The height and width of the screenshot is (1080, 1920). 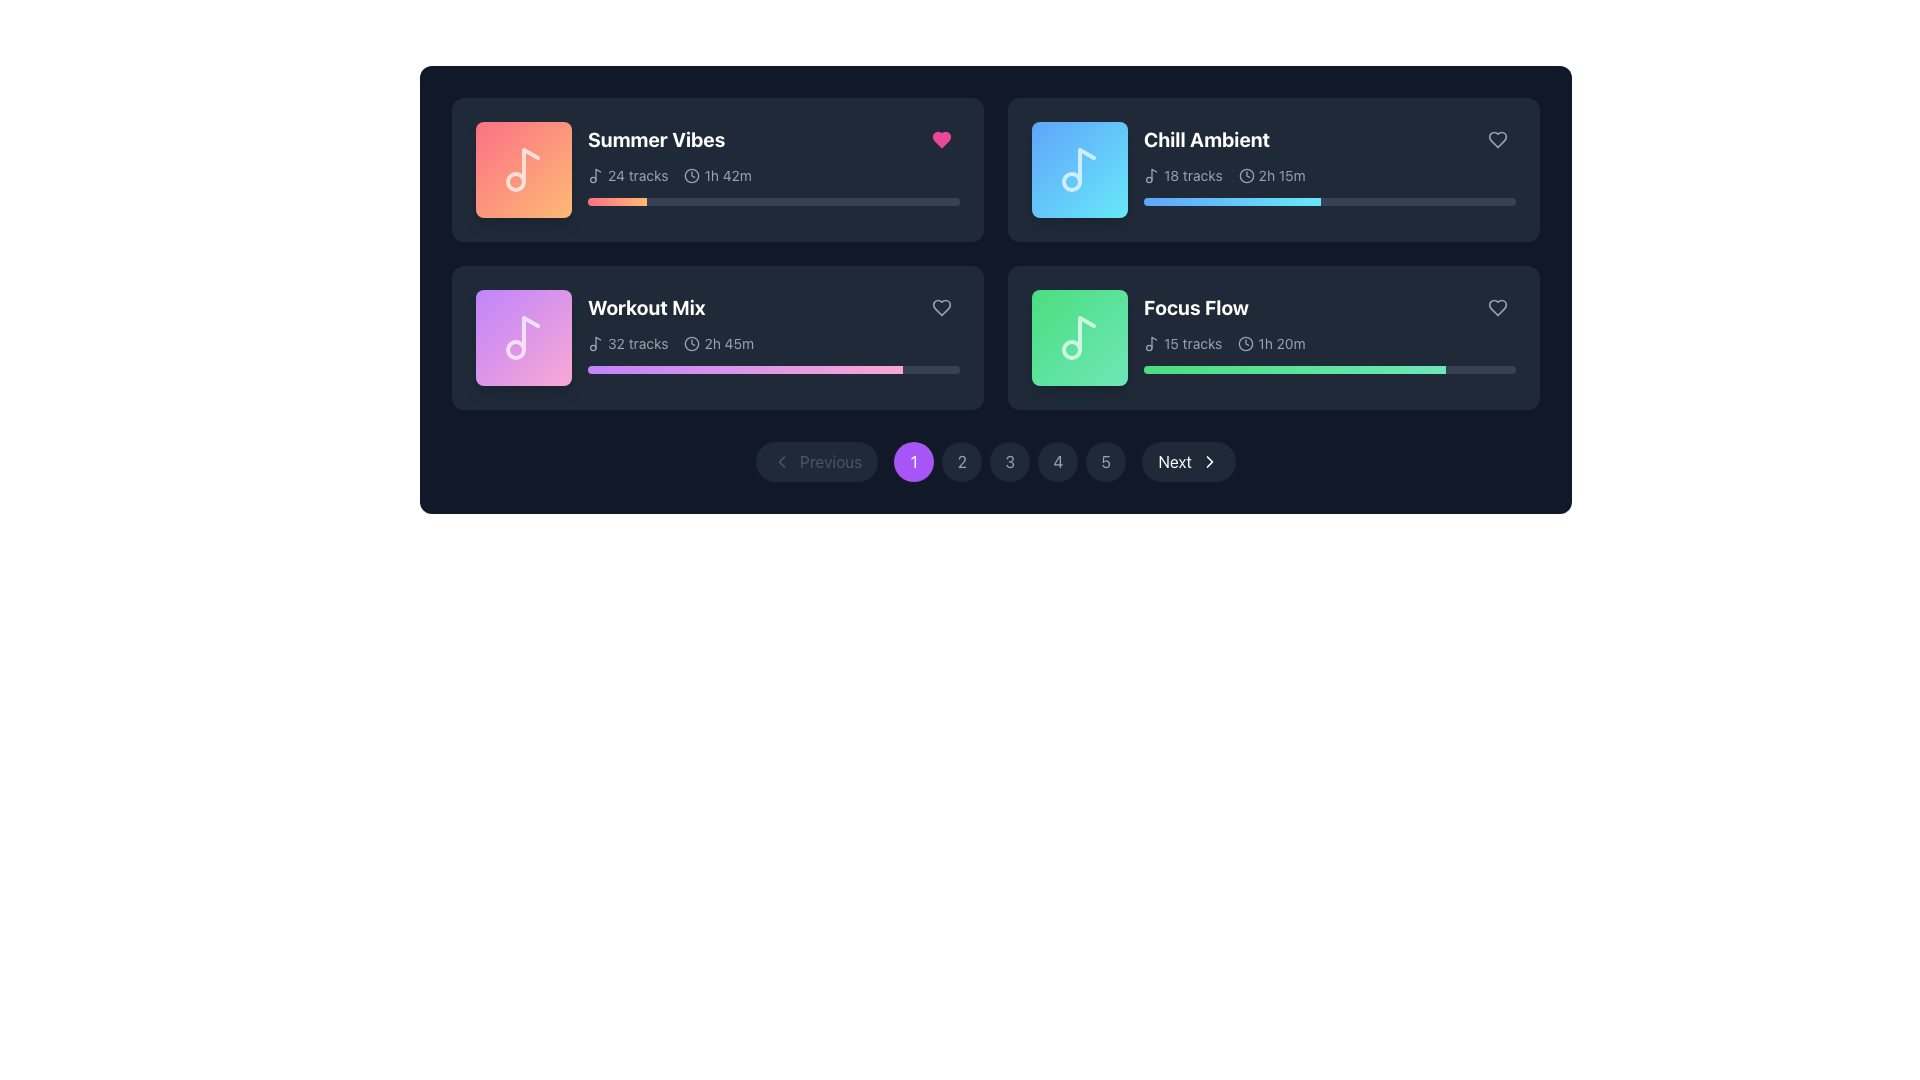 I want to click on the Information card displaying the title 'Focus Flow', which shows '15 tracks' and '1h 20m' with a green progress bar, located in the bottom-right quadrant of a 2x2 grid layout, so click(x=1329, y=330).